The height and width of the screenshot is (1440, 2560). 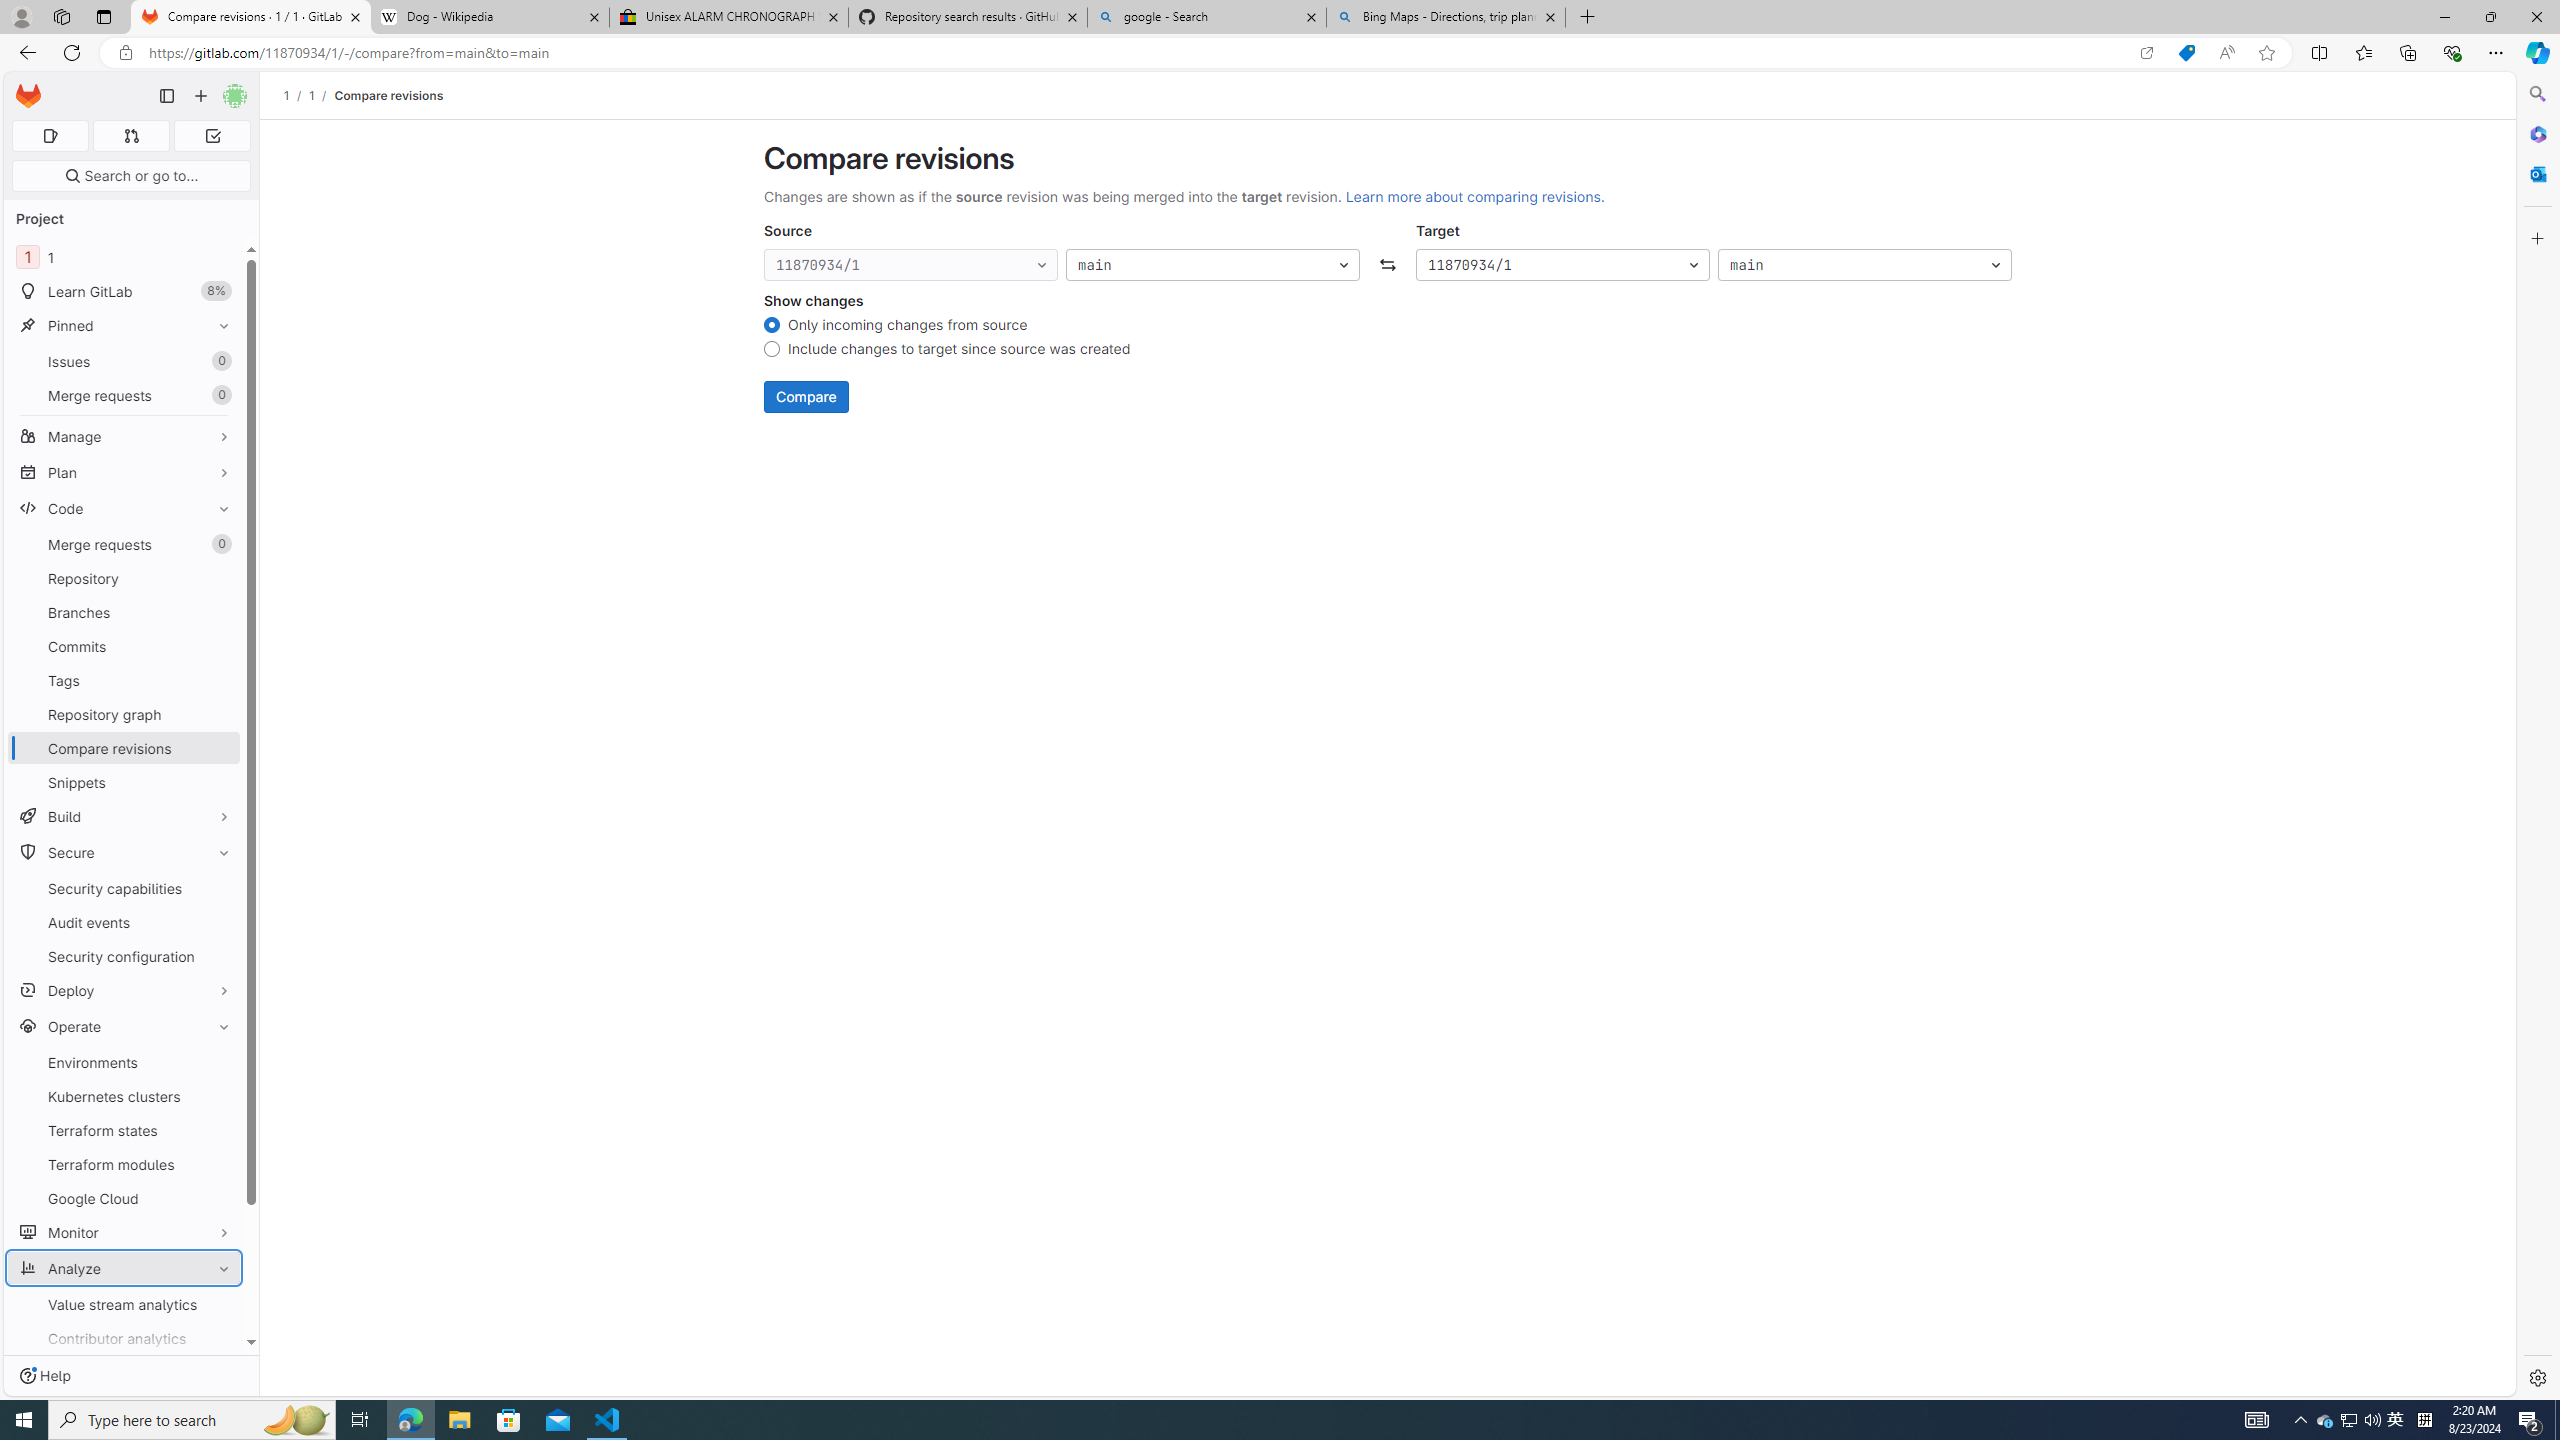 What do you see at coordinates (220, 612) in the screenshot?
I see `'Pin Branches'` at bounding box center [220, 612].